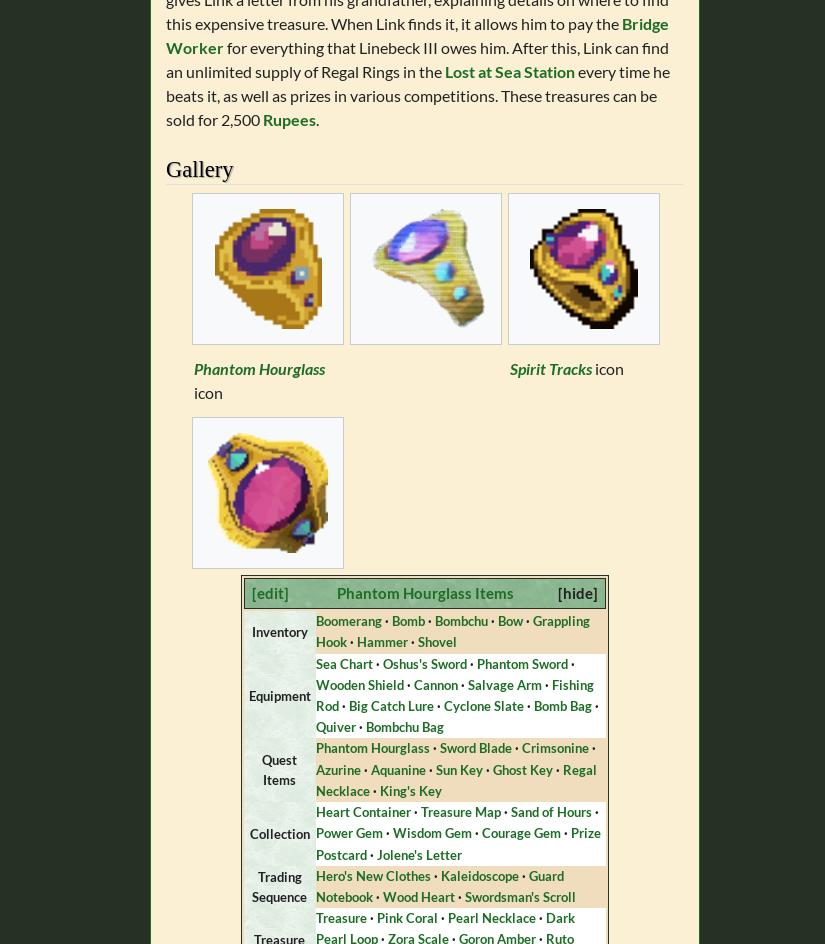 This screenshot has height=944, width=825. What do you see at coordinates (269, 592) in the screenshot?
I see `'[edit]'` at bounding box center [269, 592].